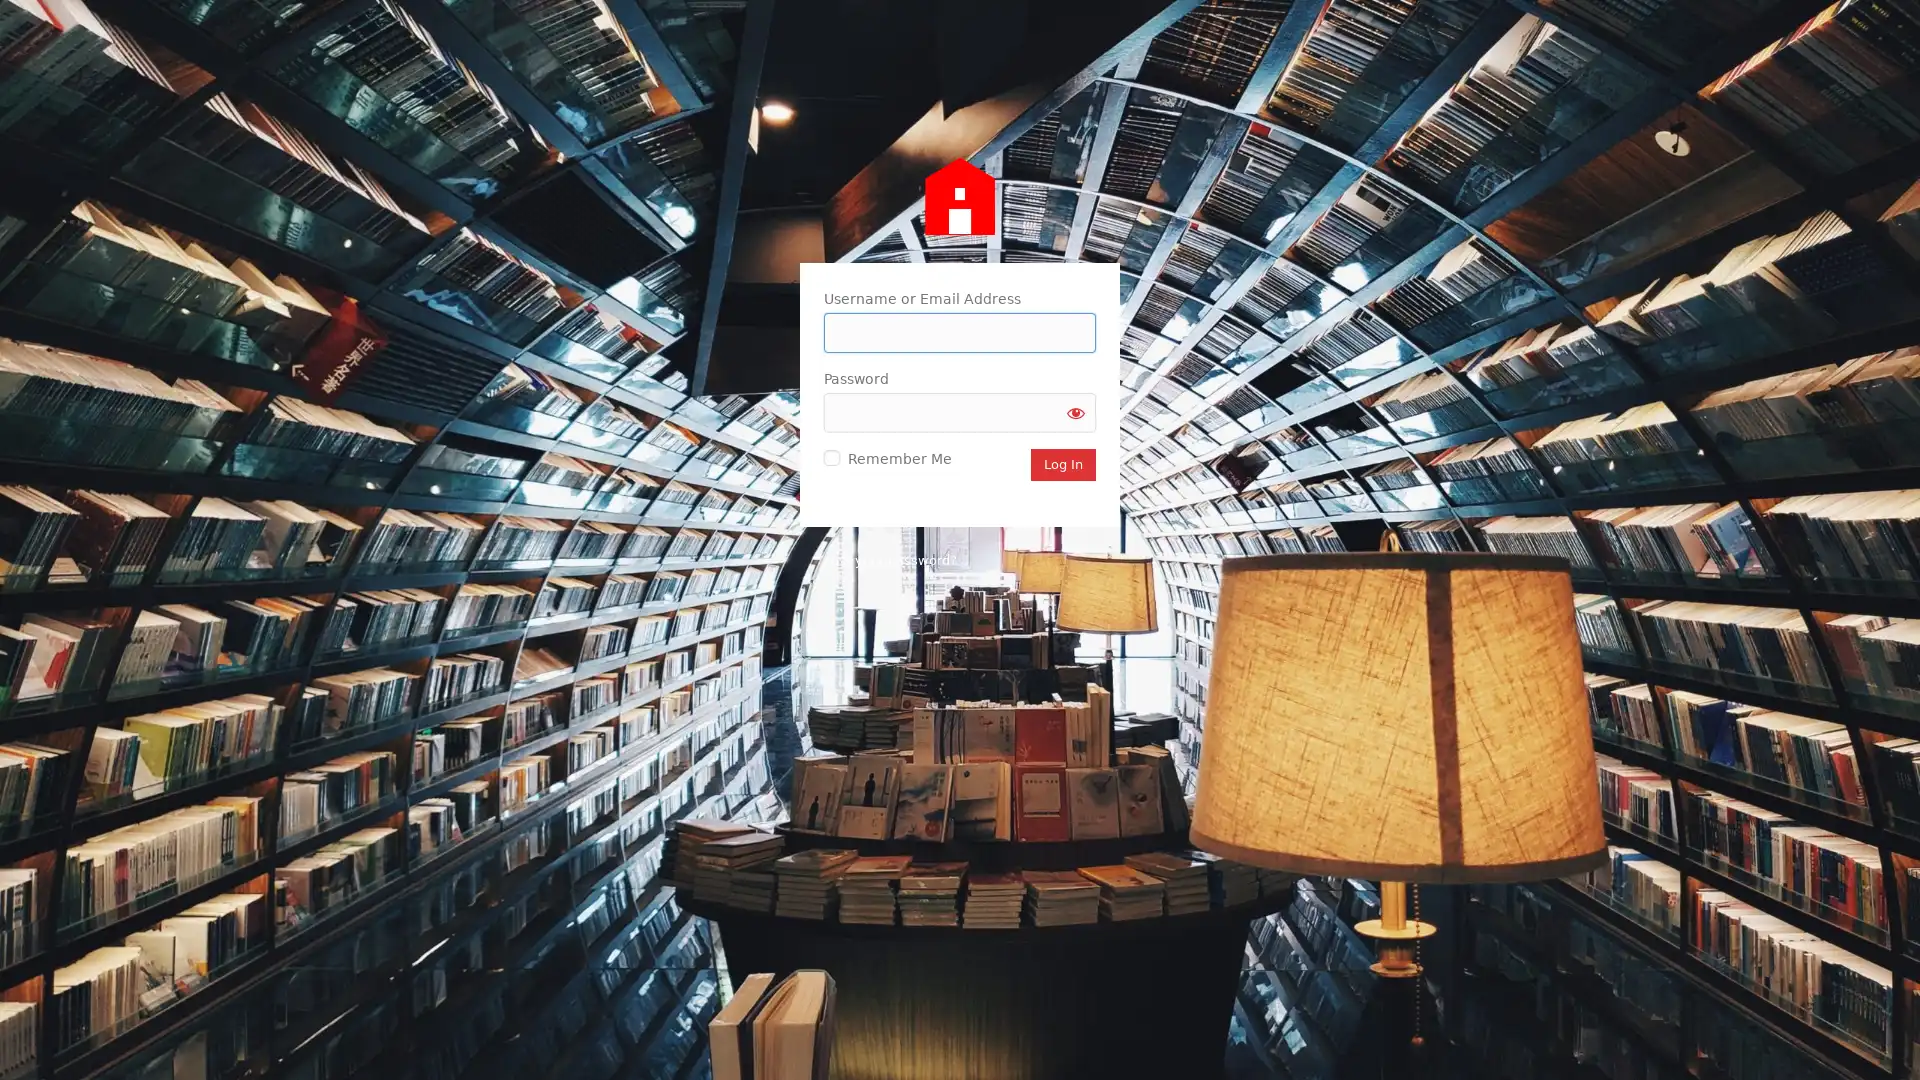 Image resolution: width=1920 pixels, height=1080 pixels. What do you see at coordinates (1062, 463) in the screenshot?
I see `Log In` at bounding box center [1062, 463].